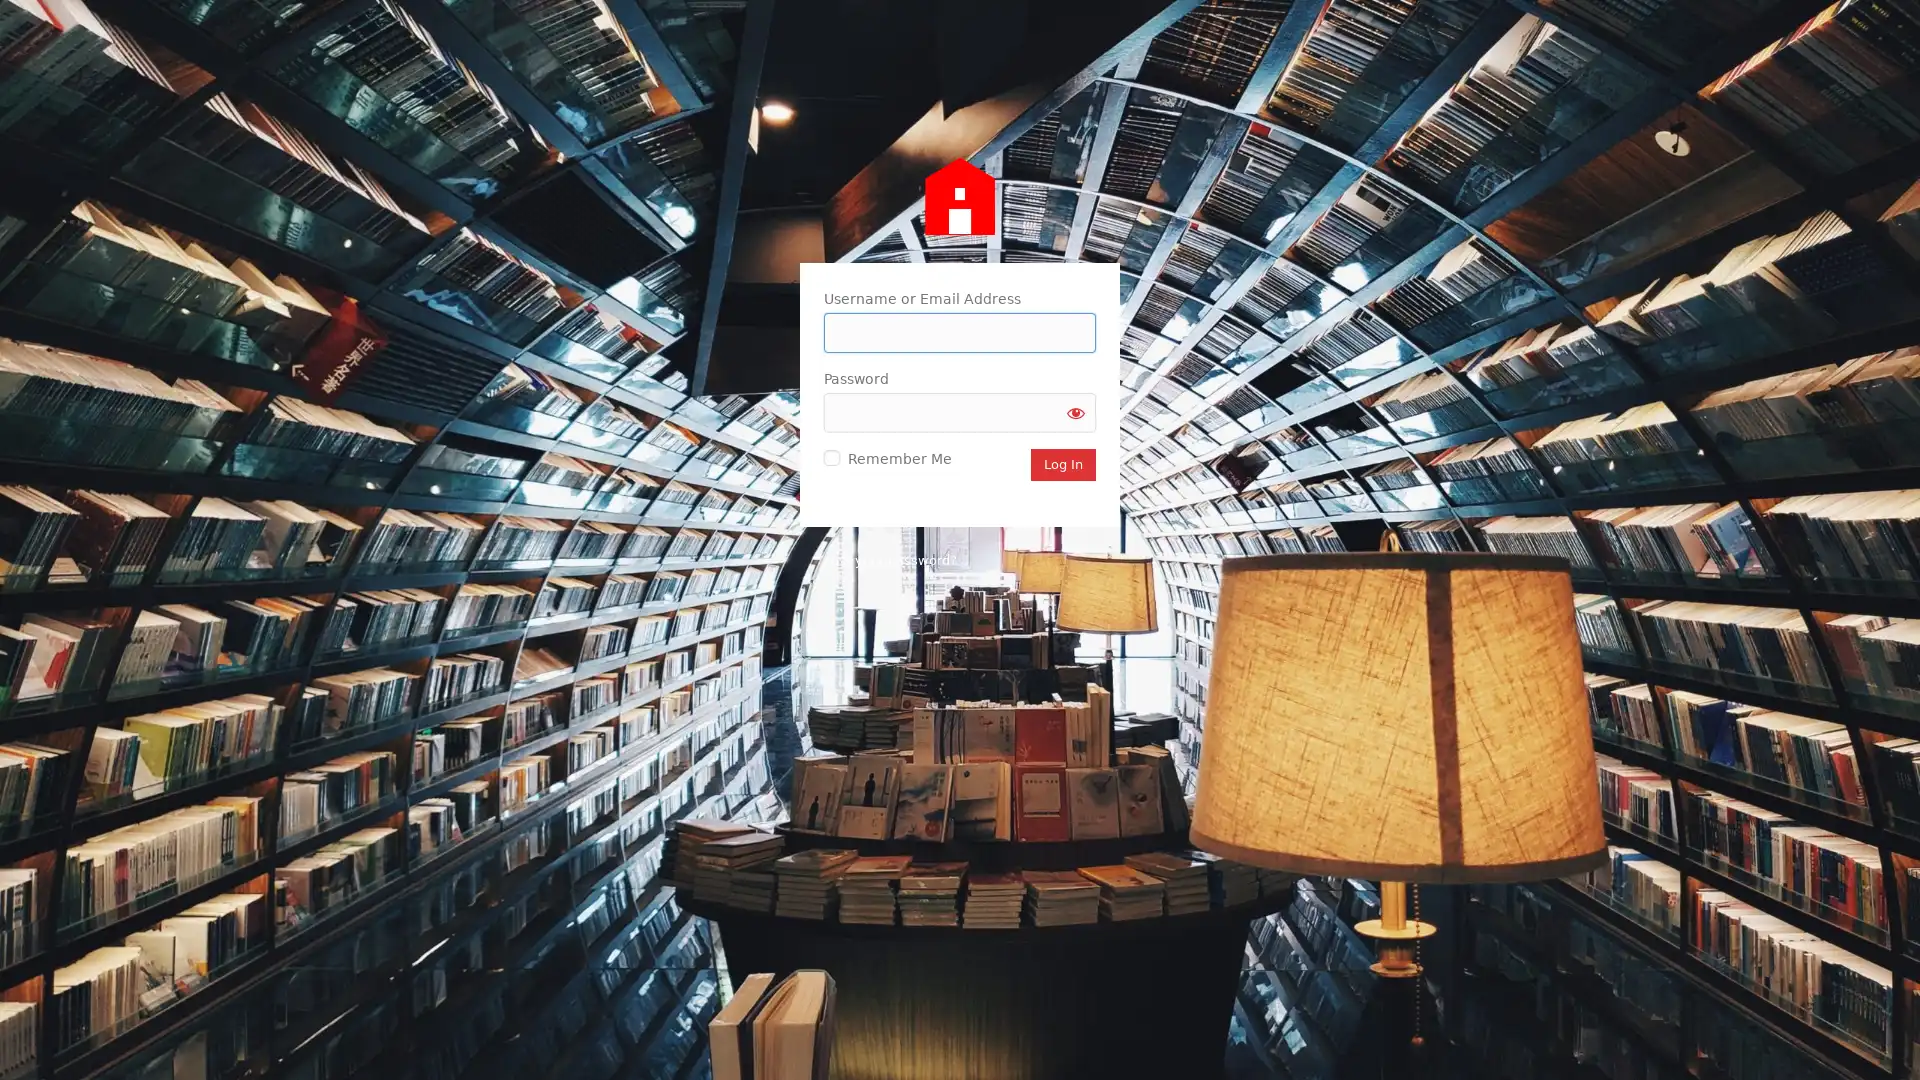 Image resolution: width=1920 pixels, height=1080 pixels. What do you see at coordinates (1062, 463) in the screenshot?
I see `Log In` at bounding box center [1062, 463].